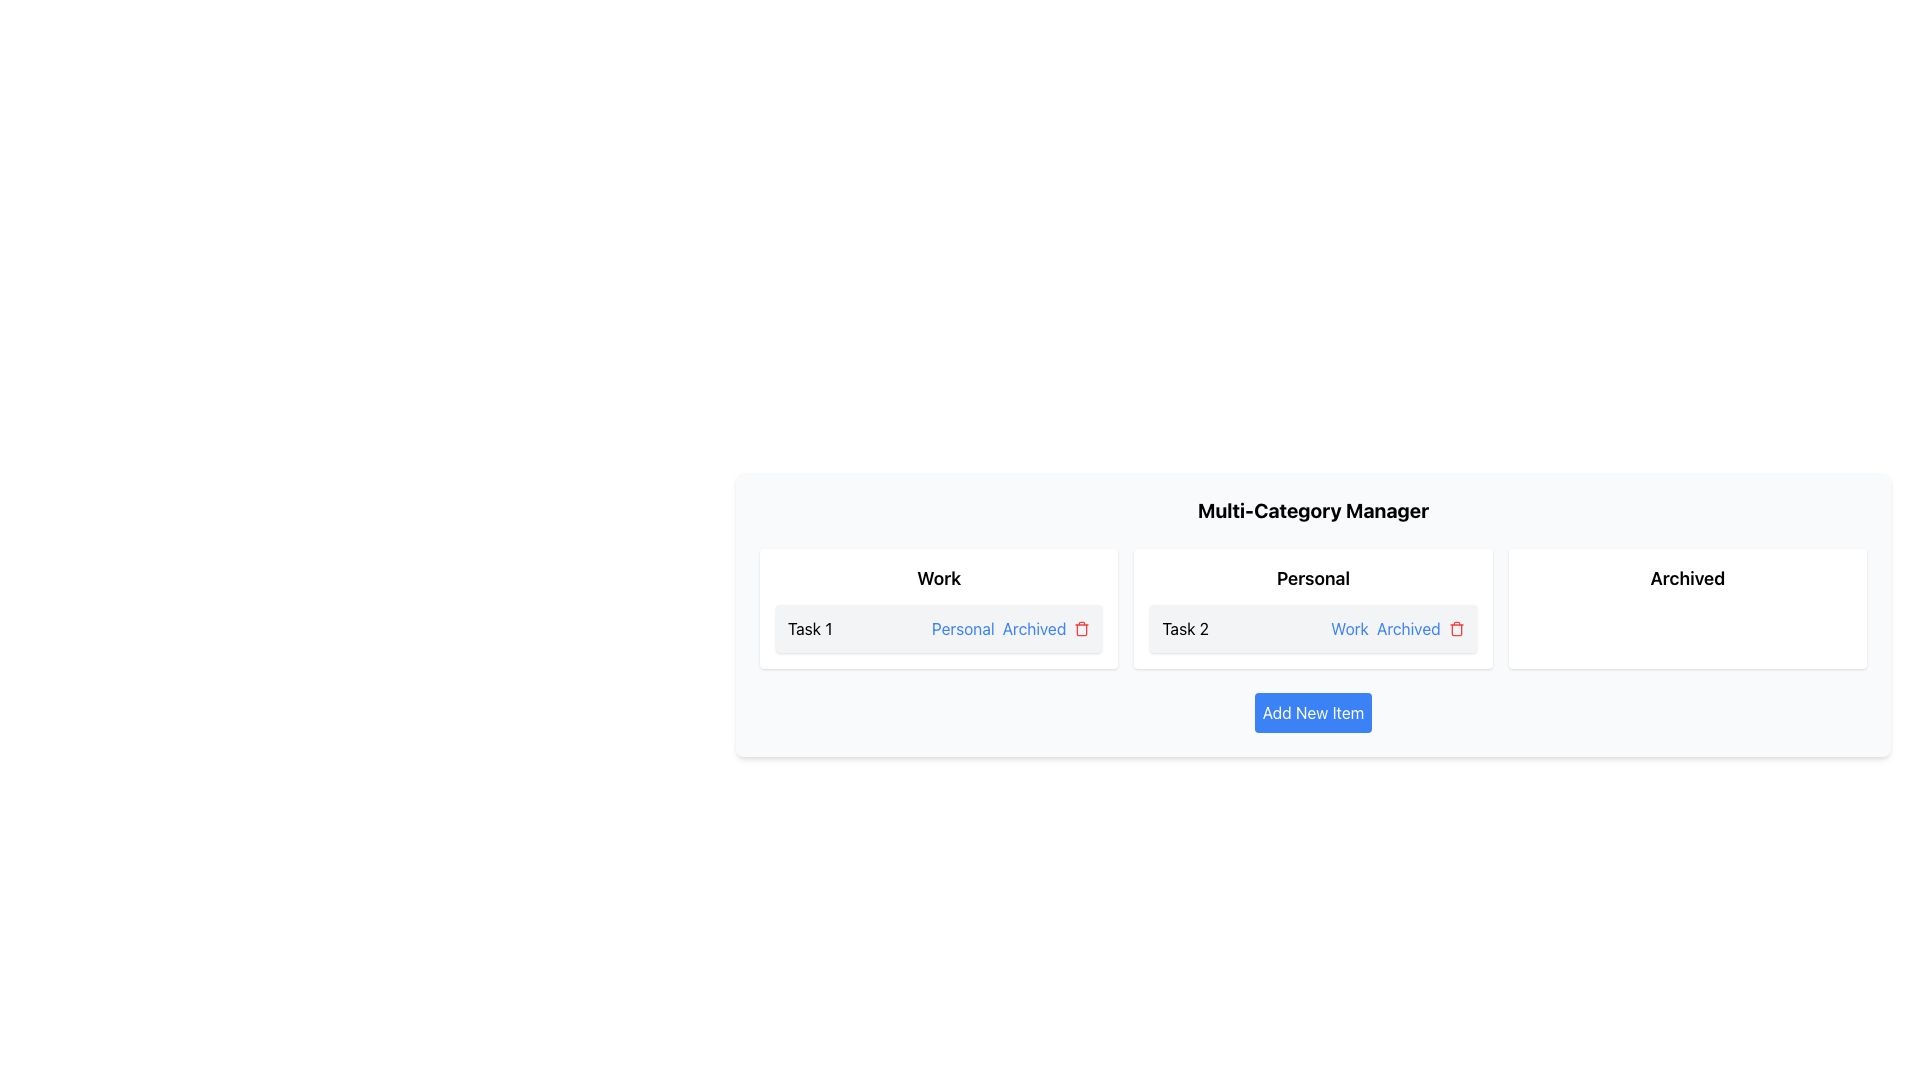 This screenshot has height=1080, width=1920. What do you see at coordinates (1313, 712) in the screenshot?
I see `the button for adding new items located in the 'Multi-Category Manager' section` at bounding box center [1313, 712].